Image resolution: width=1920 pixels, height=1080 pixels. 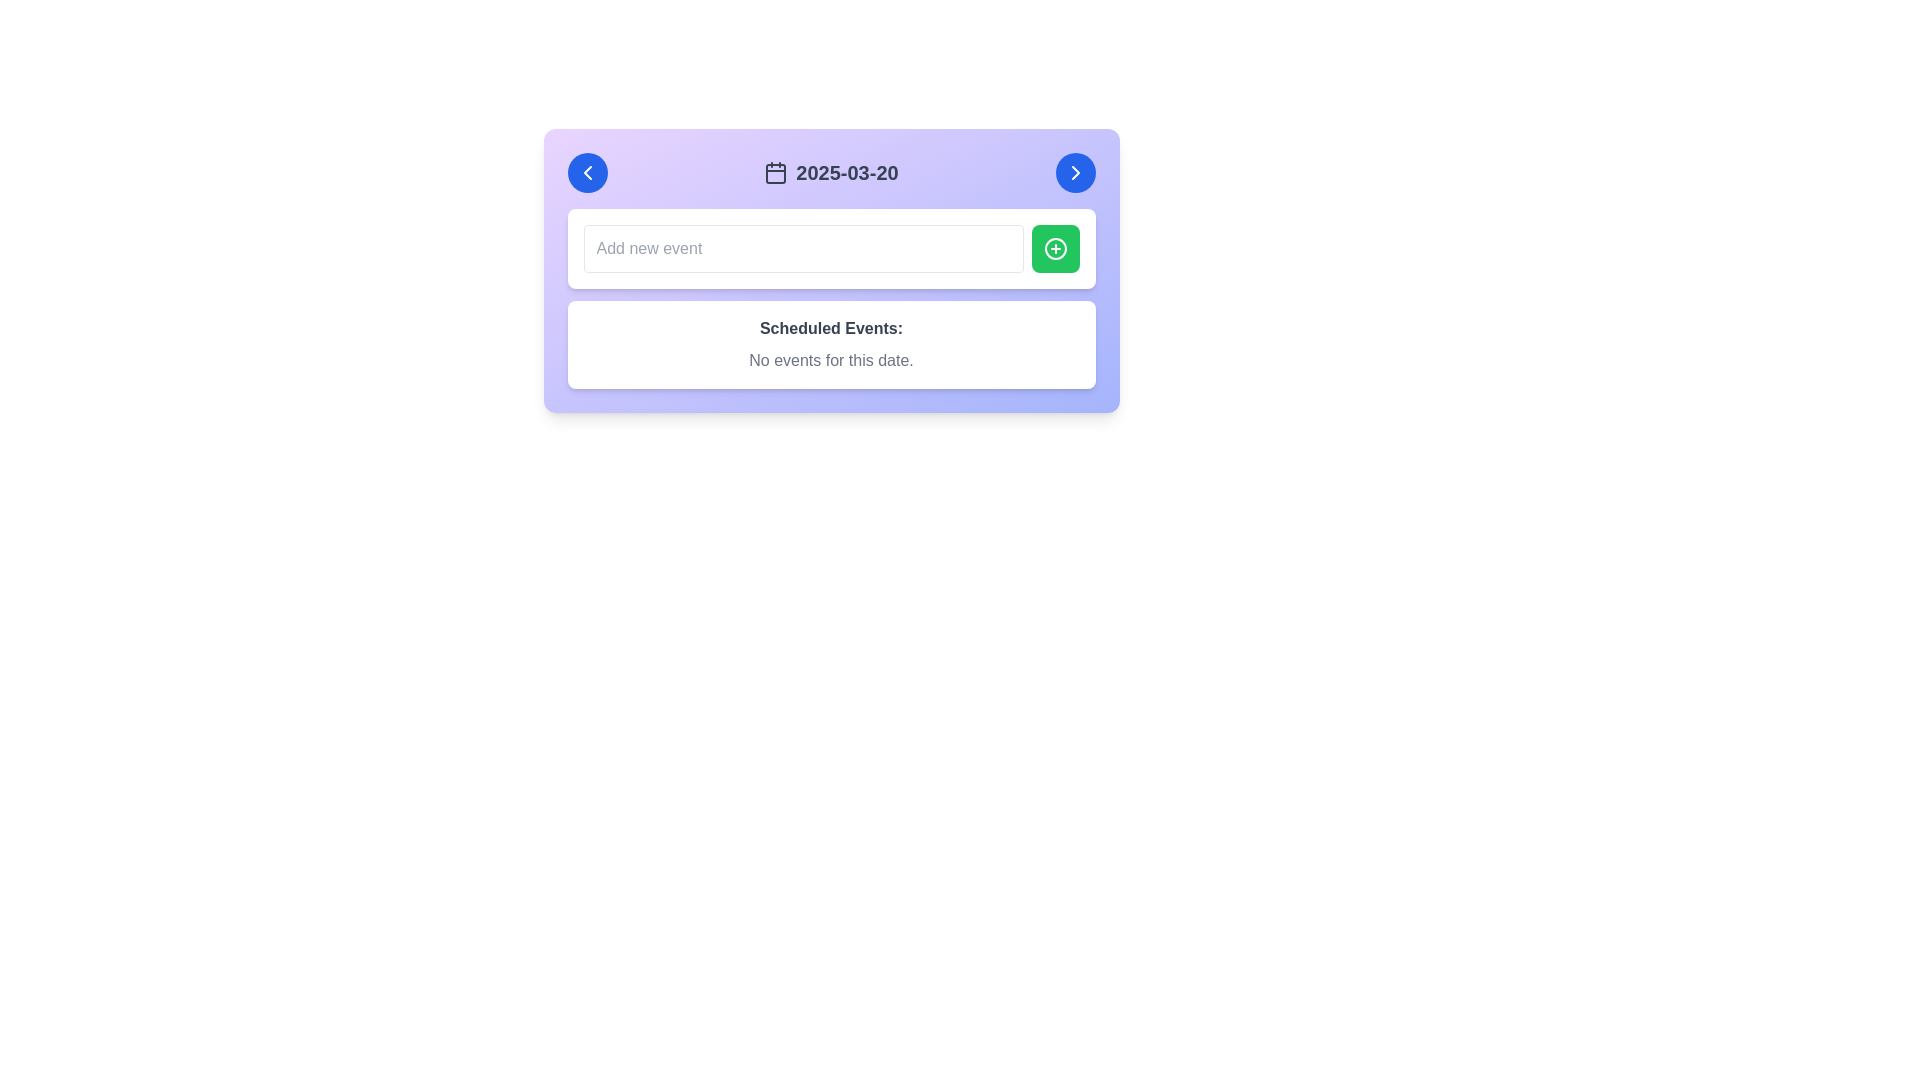 I want to click on the circular button with a blue background and a white chevron arrow pointing to the right, located at the top right corner of the card labeled '2025-03-20' to observe the hover effect, so click(x=1074, y=172).